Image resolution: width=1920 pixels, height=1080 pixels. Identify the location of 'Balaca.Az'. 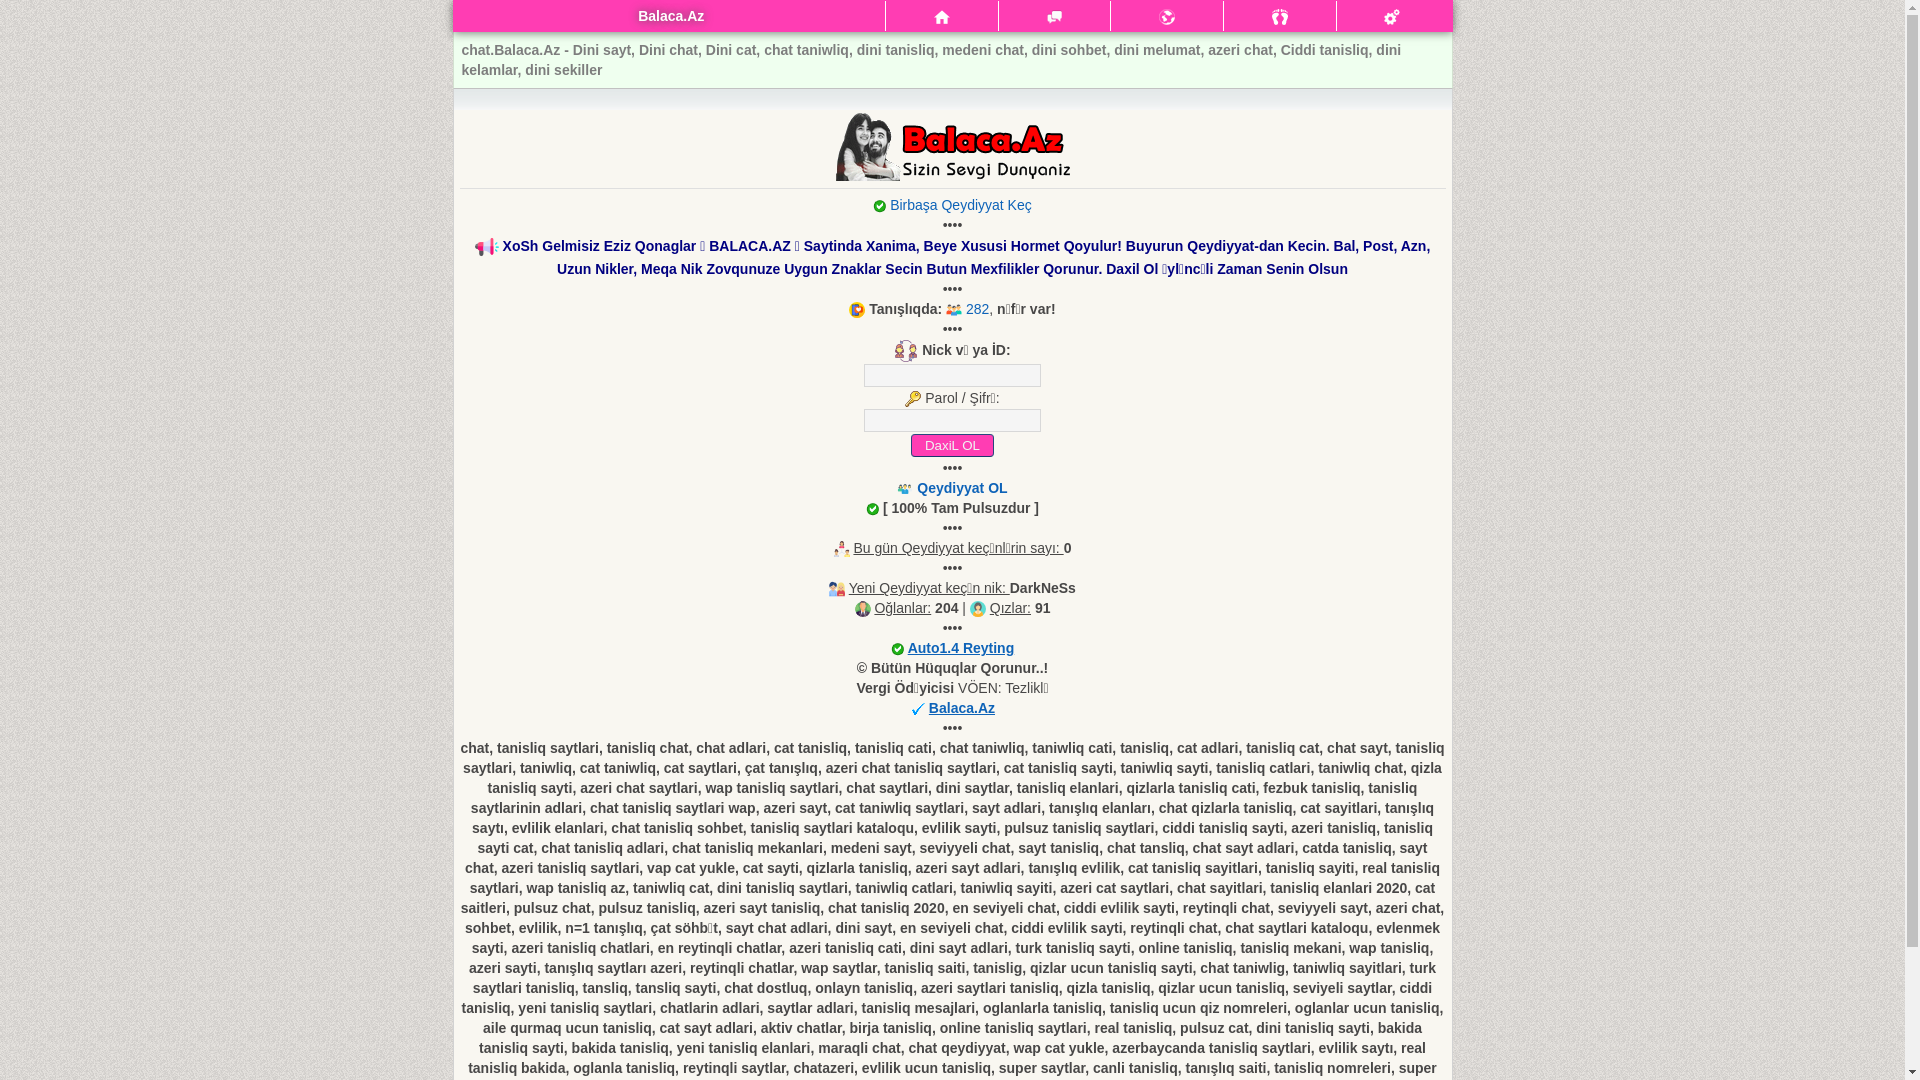
(961, 707).